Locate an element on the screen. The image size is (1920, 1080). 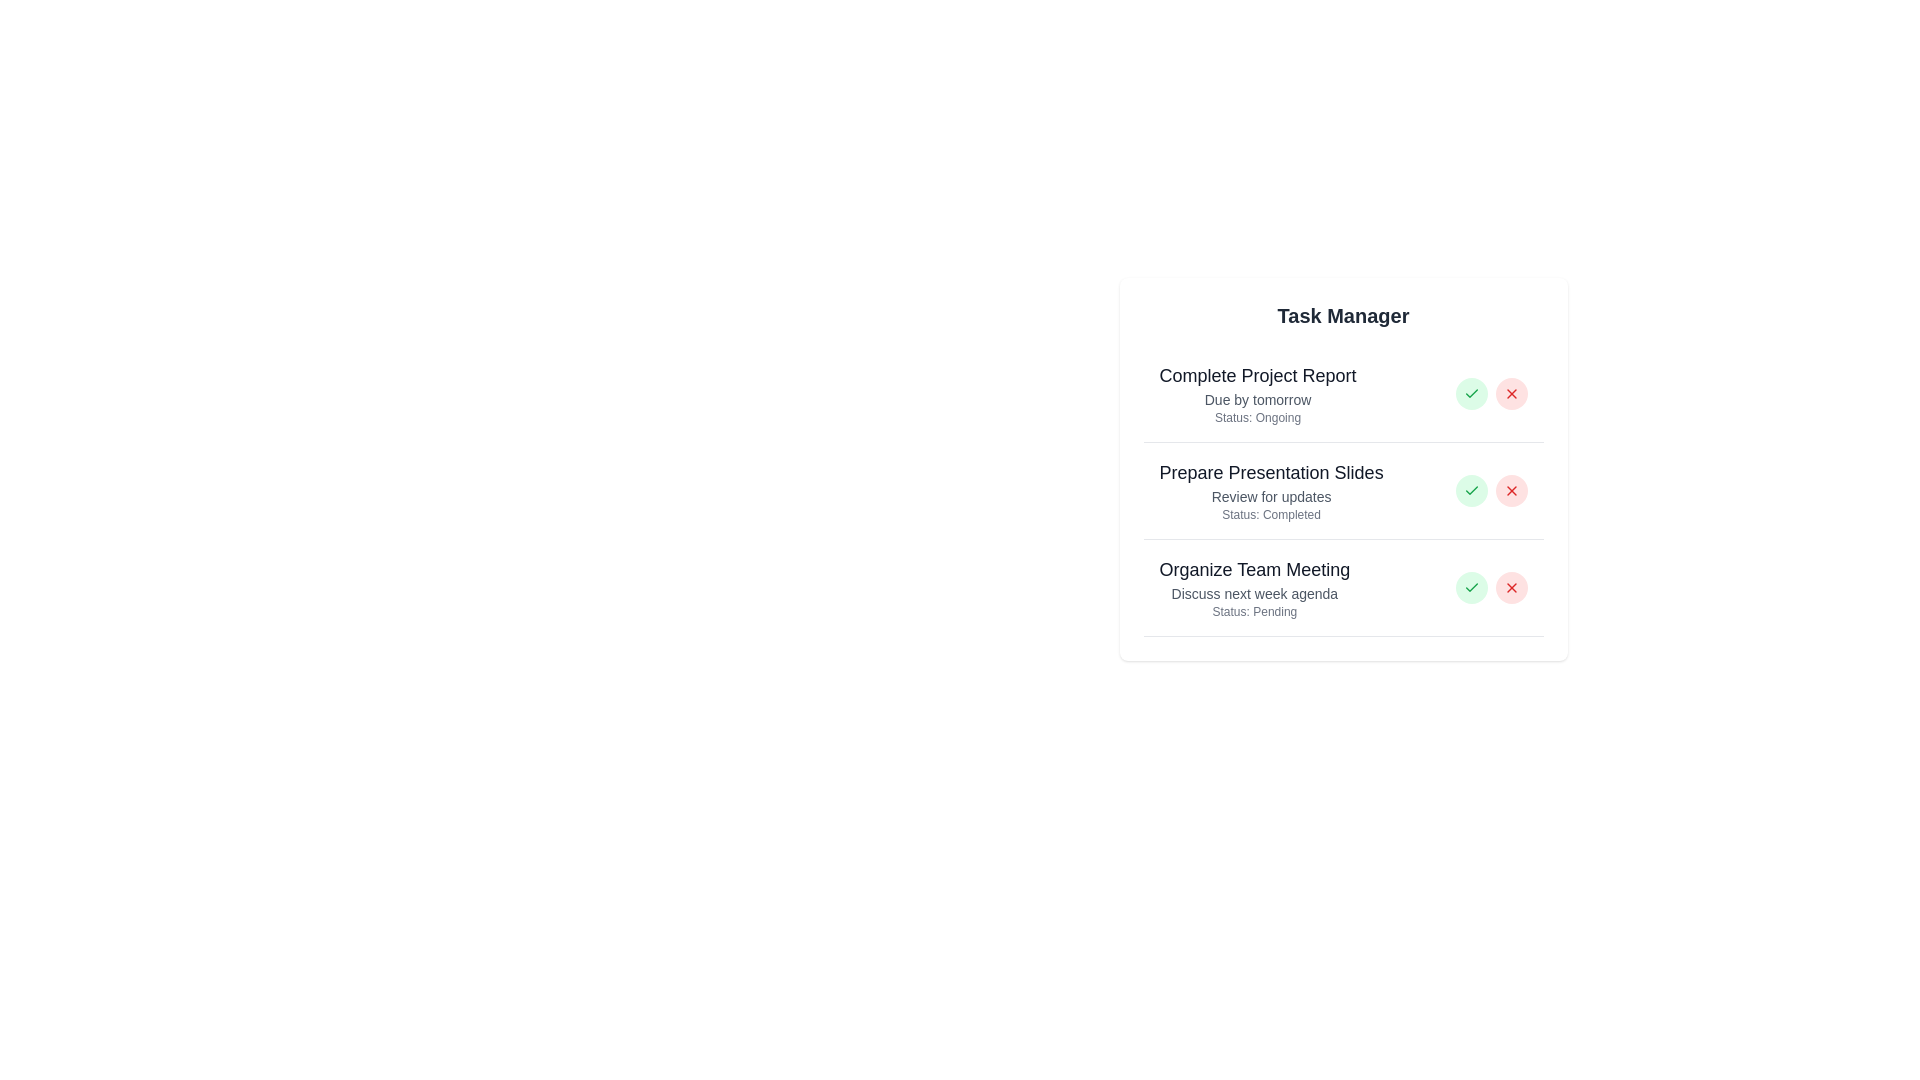
the dismiss/delete icon button located on the right side of the task titled 'Complete Project Report' is located at coordinates (1511, 393).